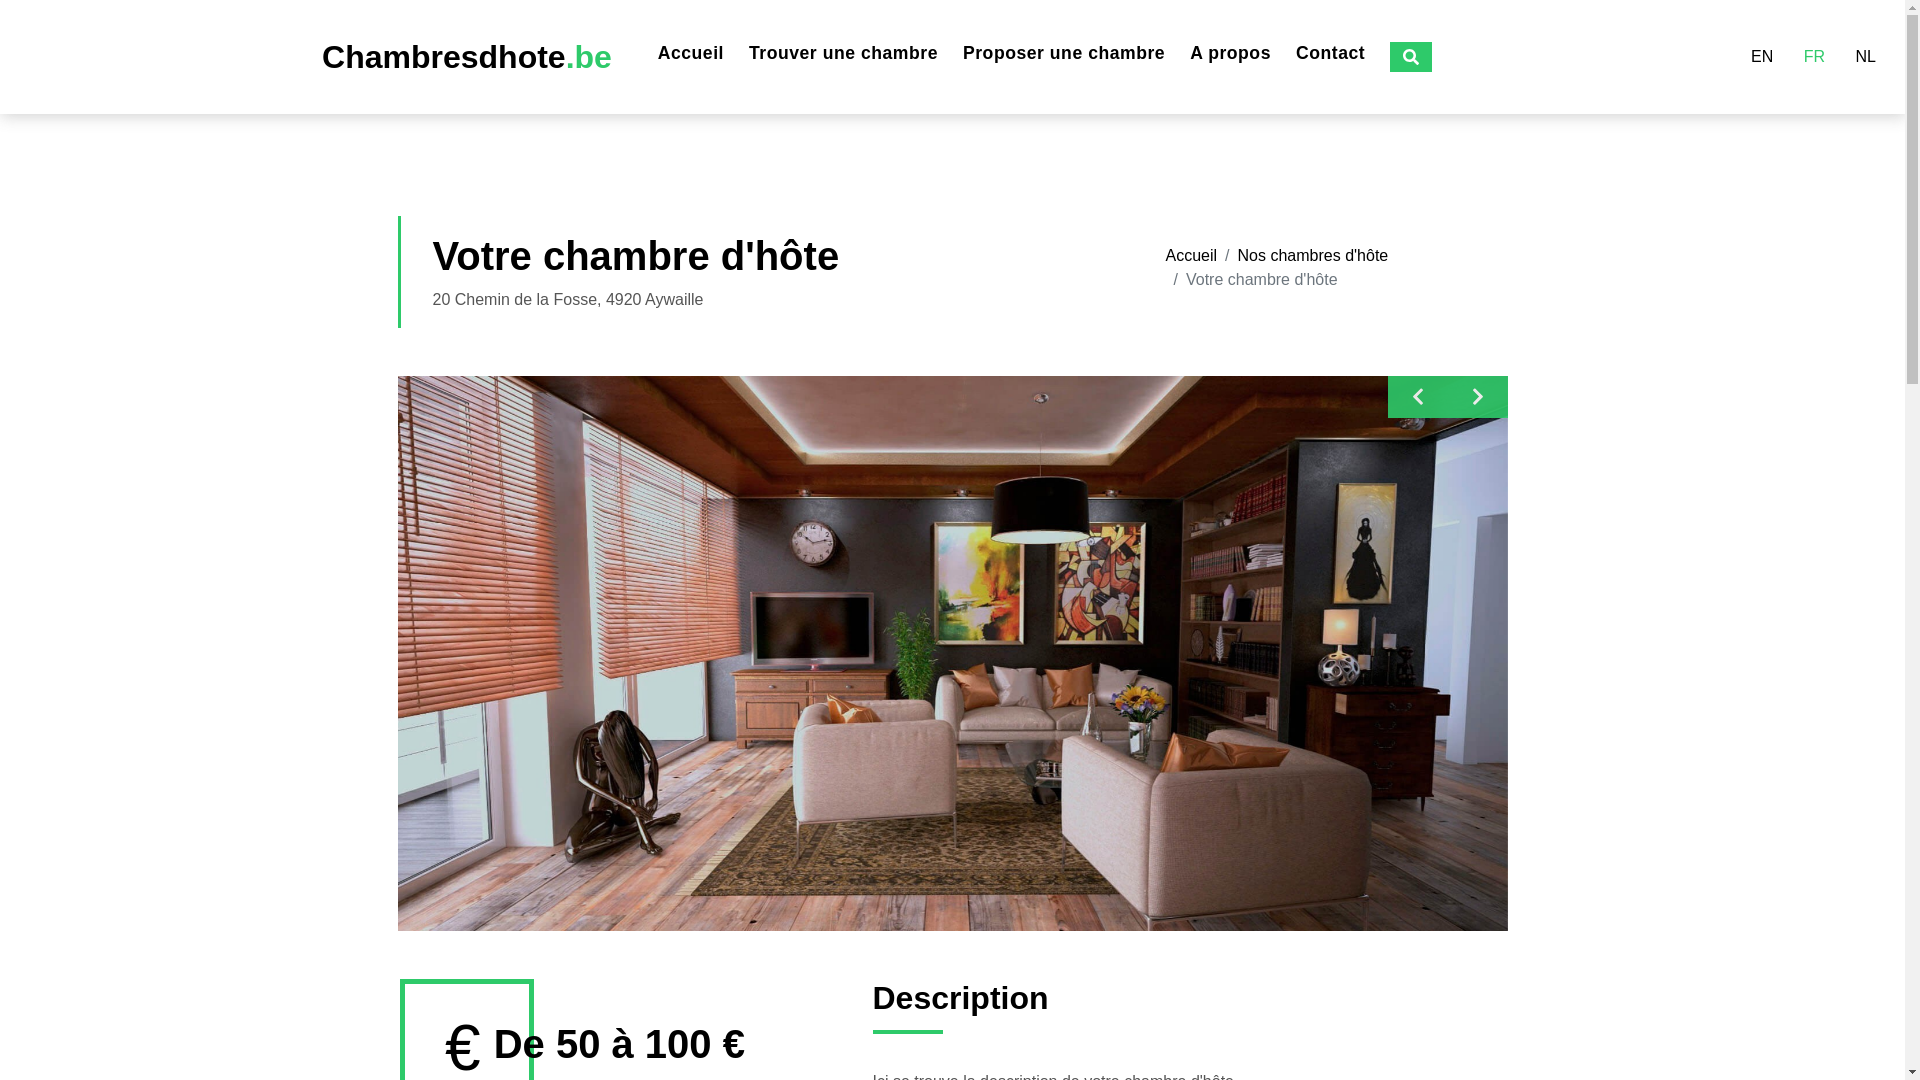  What do you see at coordinates (1191, 254) in the screenshot?
I see `'Accueil'` at bounding box center [1191, 254].